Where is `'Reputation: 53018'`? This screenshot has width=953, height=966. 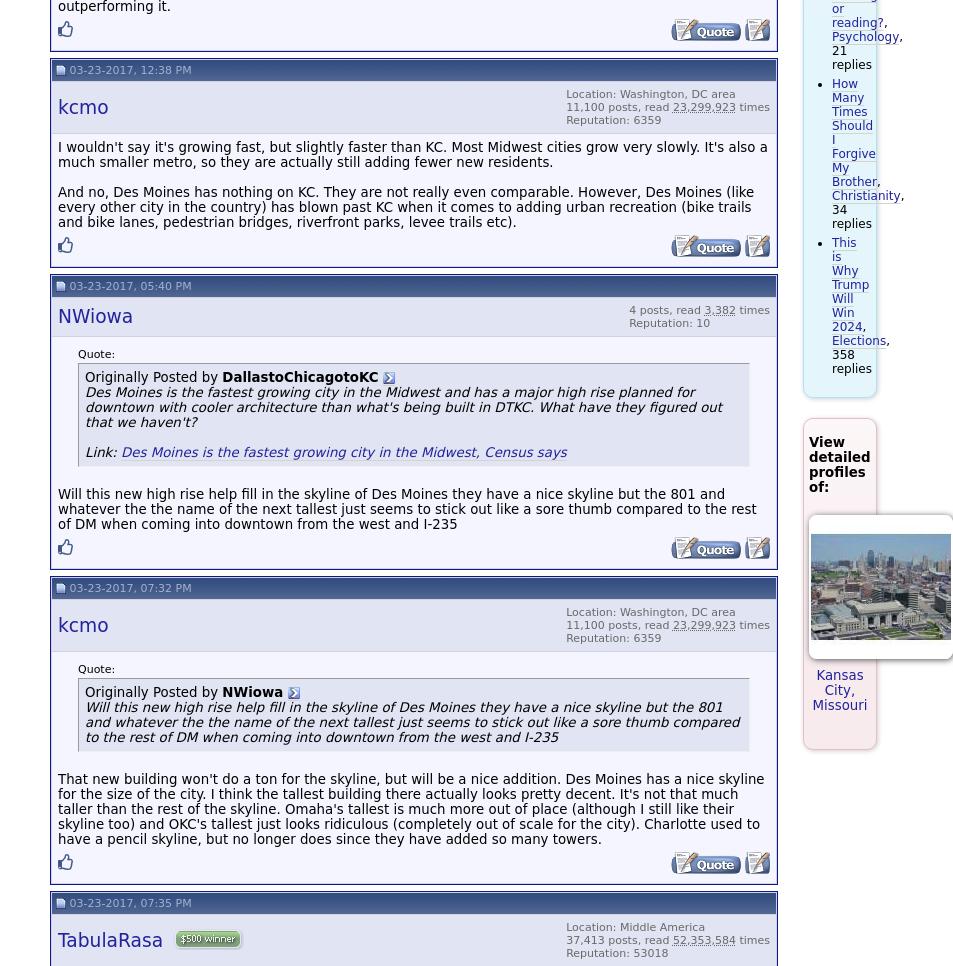
'Reputation: 53018' is located at coordinates (616, 952).